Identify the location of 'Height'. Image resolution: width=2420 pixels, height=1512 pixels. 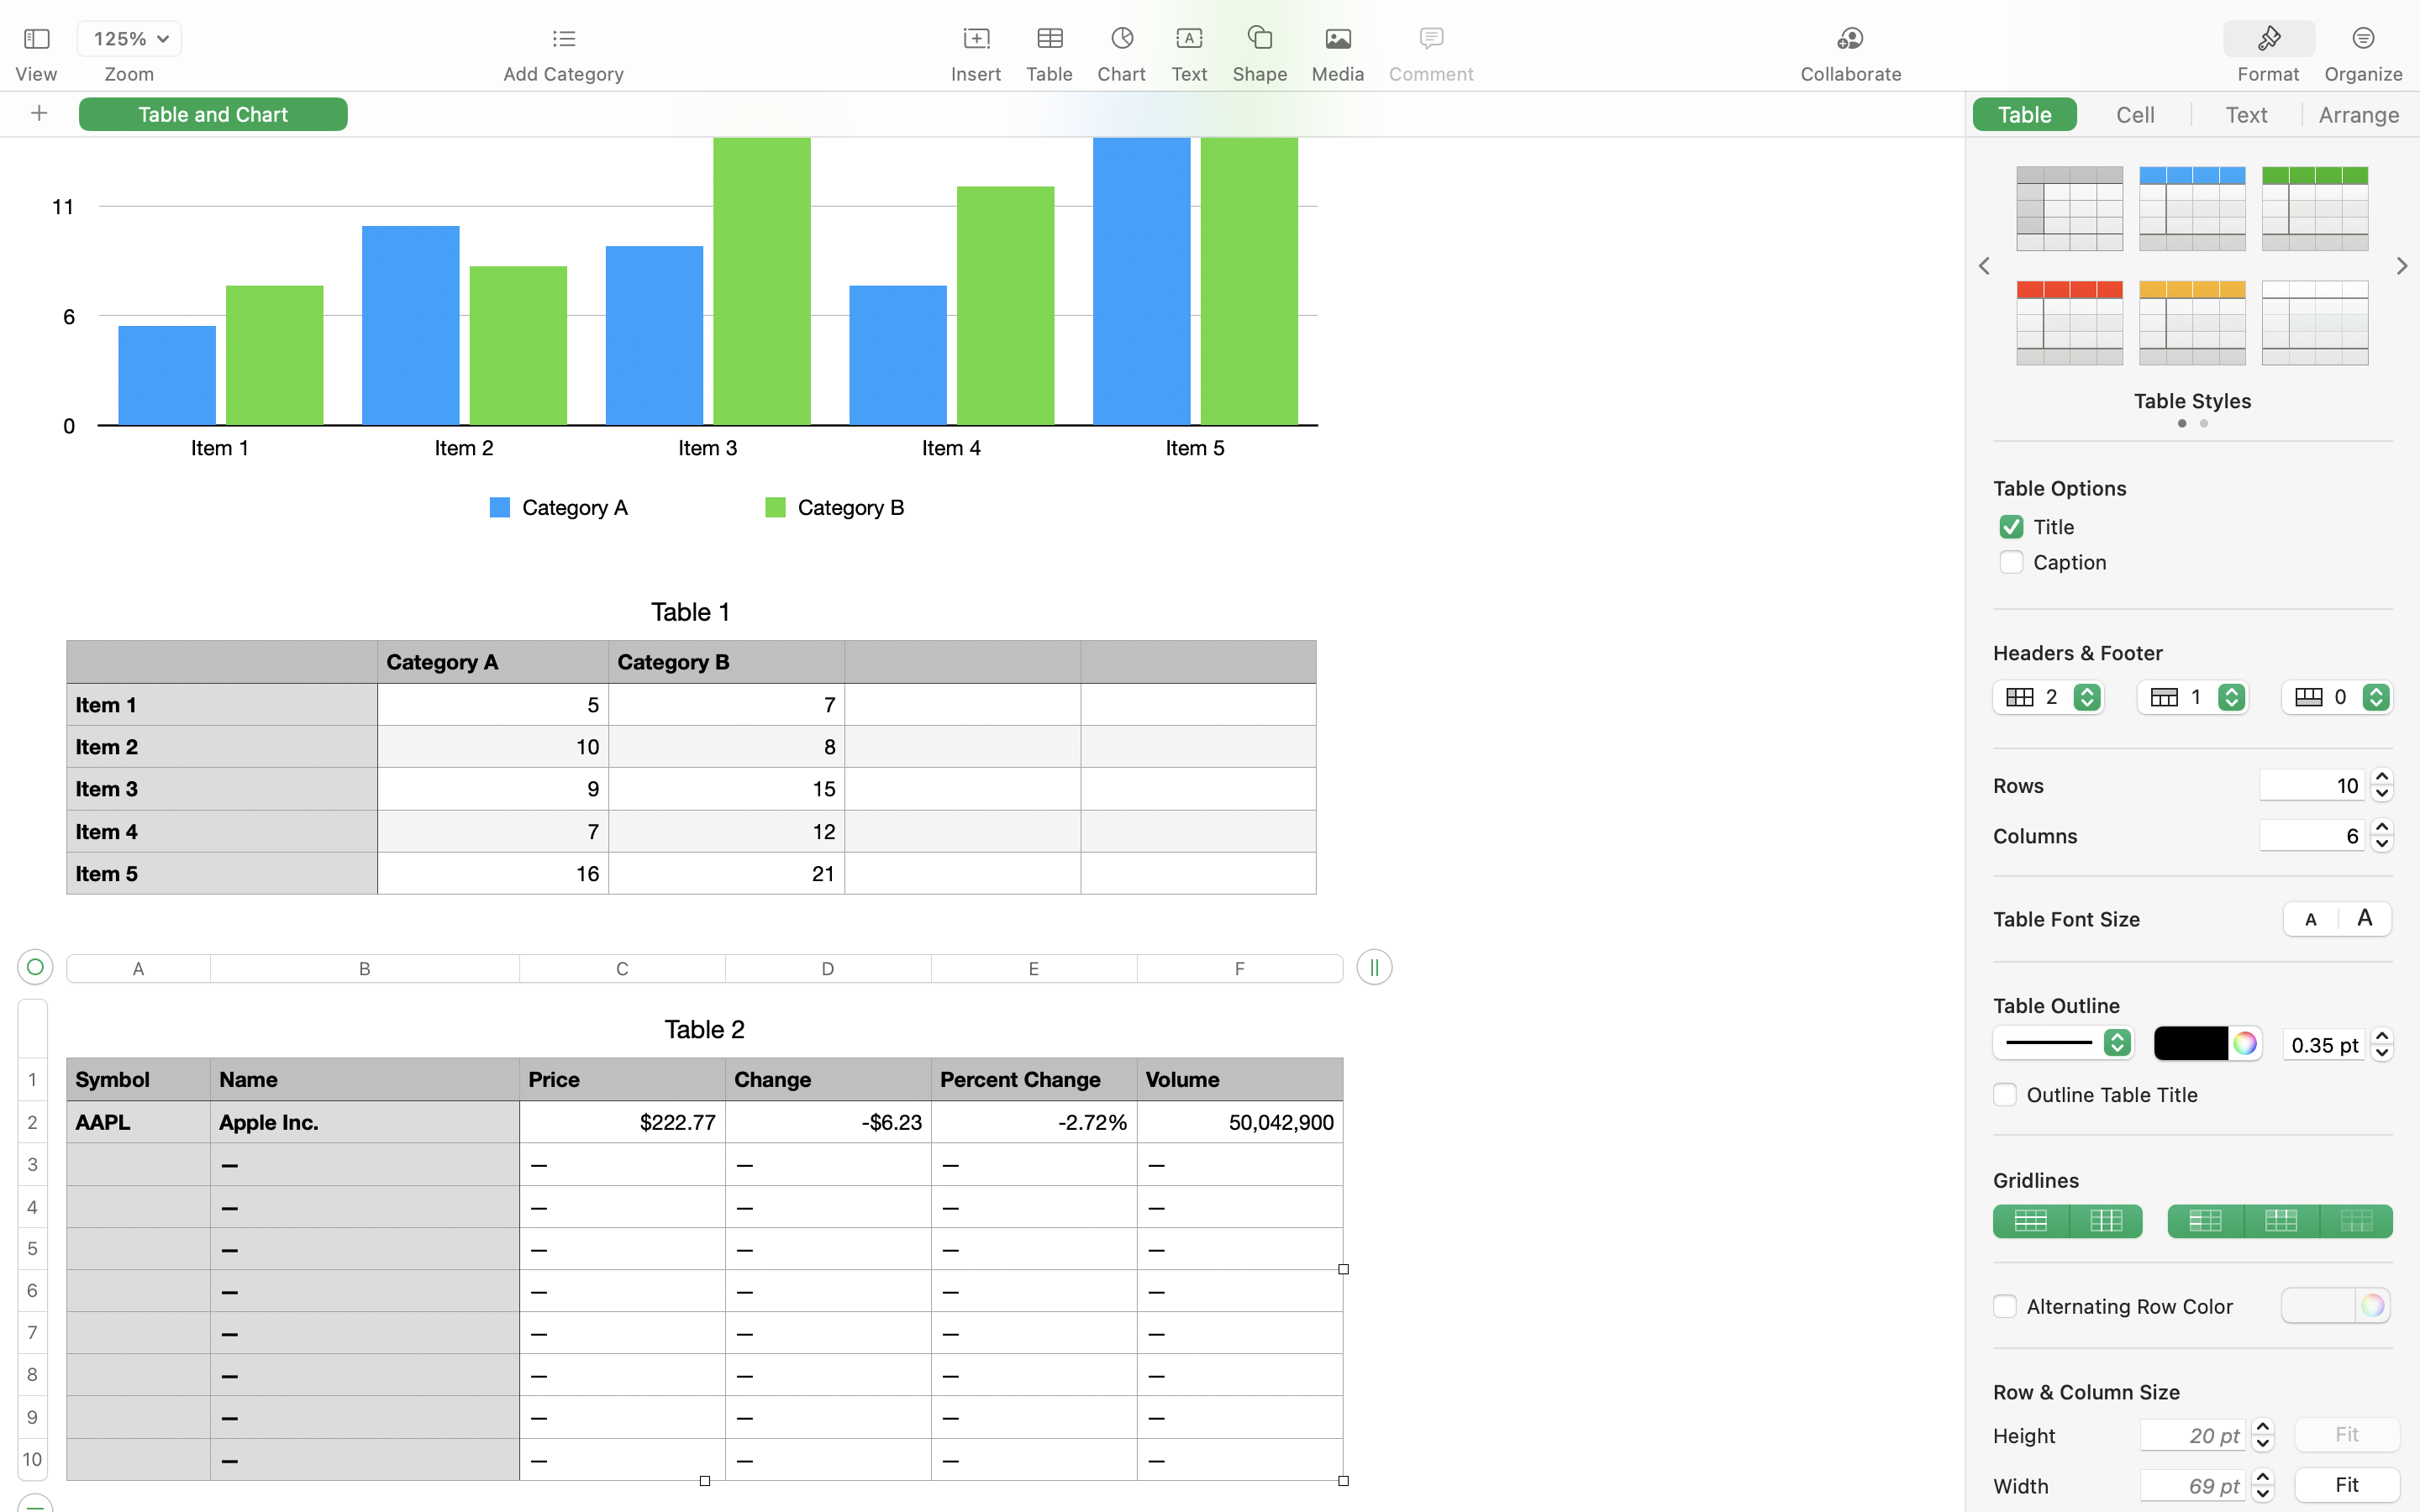
(2061, 1434).